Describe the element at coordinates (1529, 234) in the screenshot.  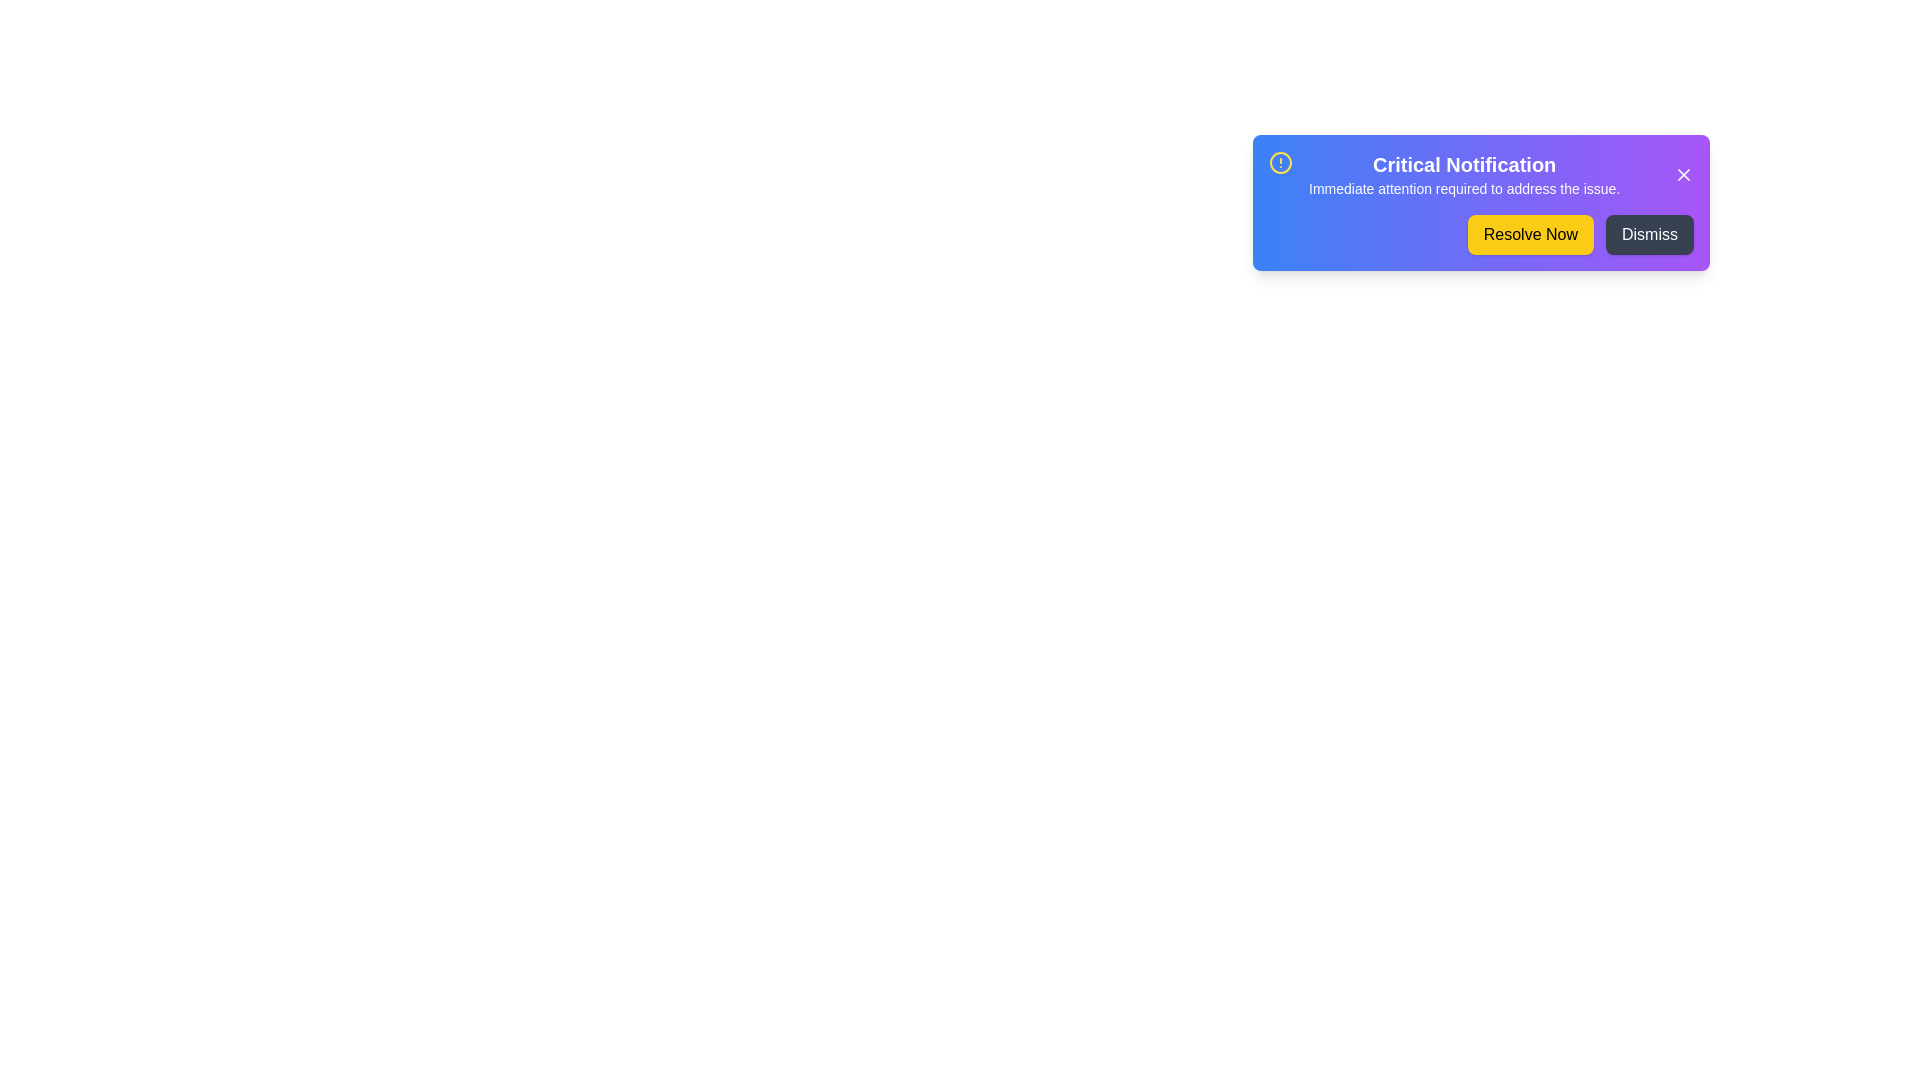
I see `the 'Resolve Now' button with a yellow background and black text, located in the notification box titled 'Critical Notification'` at that location.